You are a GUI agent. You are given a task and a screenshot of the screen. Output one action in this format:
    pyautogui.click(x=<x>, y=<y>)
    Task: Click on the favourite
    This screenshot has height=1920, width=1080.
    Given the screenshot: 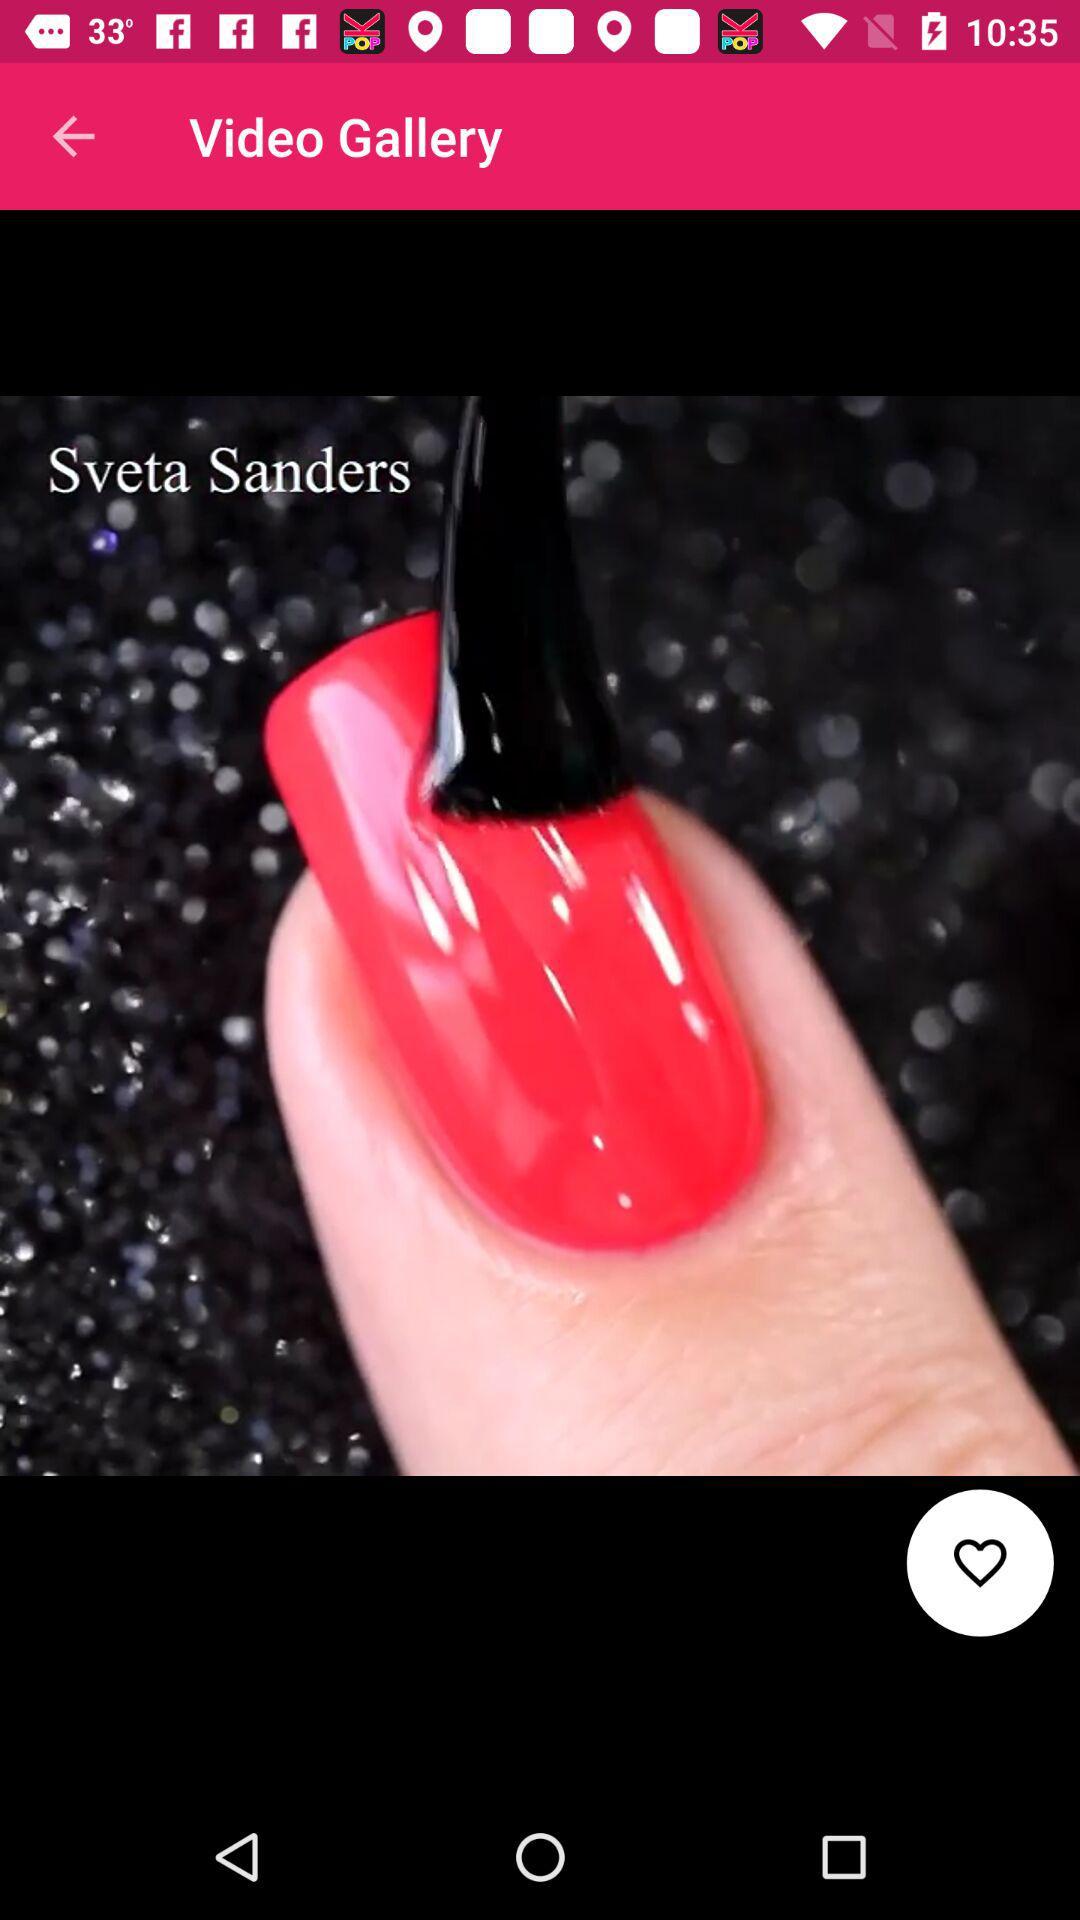 What is the action you would take?
    pyautogui.click(x=979, y=1562)
    